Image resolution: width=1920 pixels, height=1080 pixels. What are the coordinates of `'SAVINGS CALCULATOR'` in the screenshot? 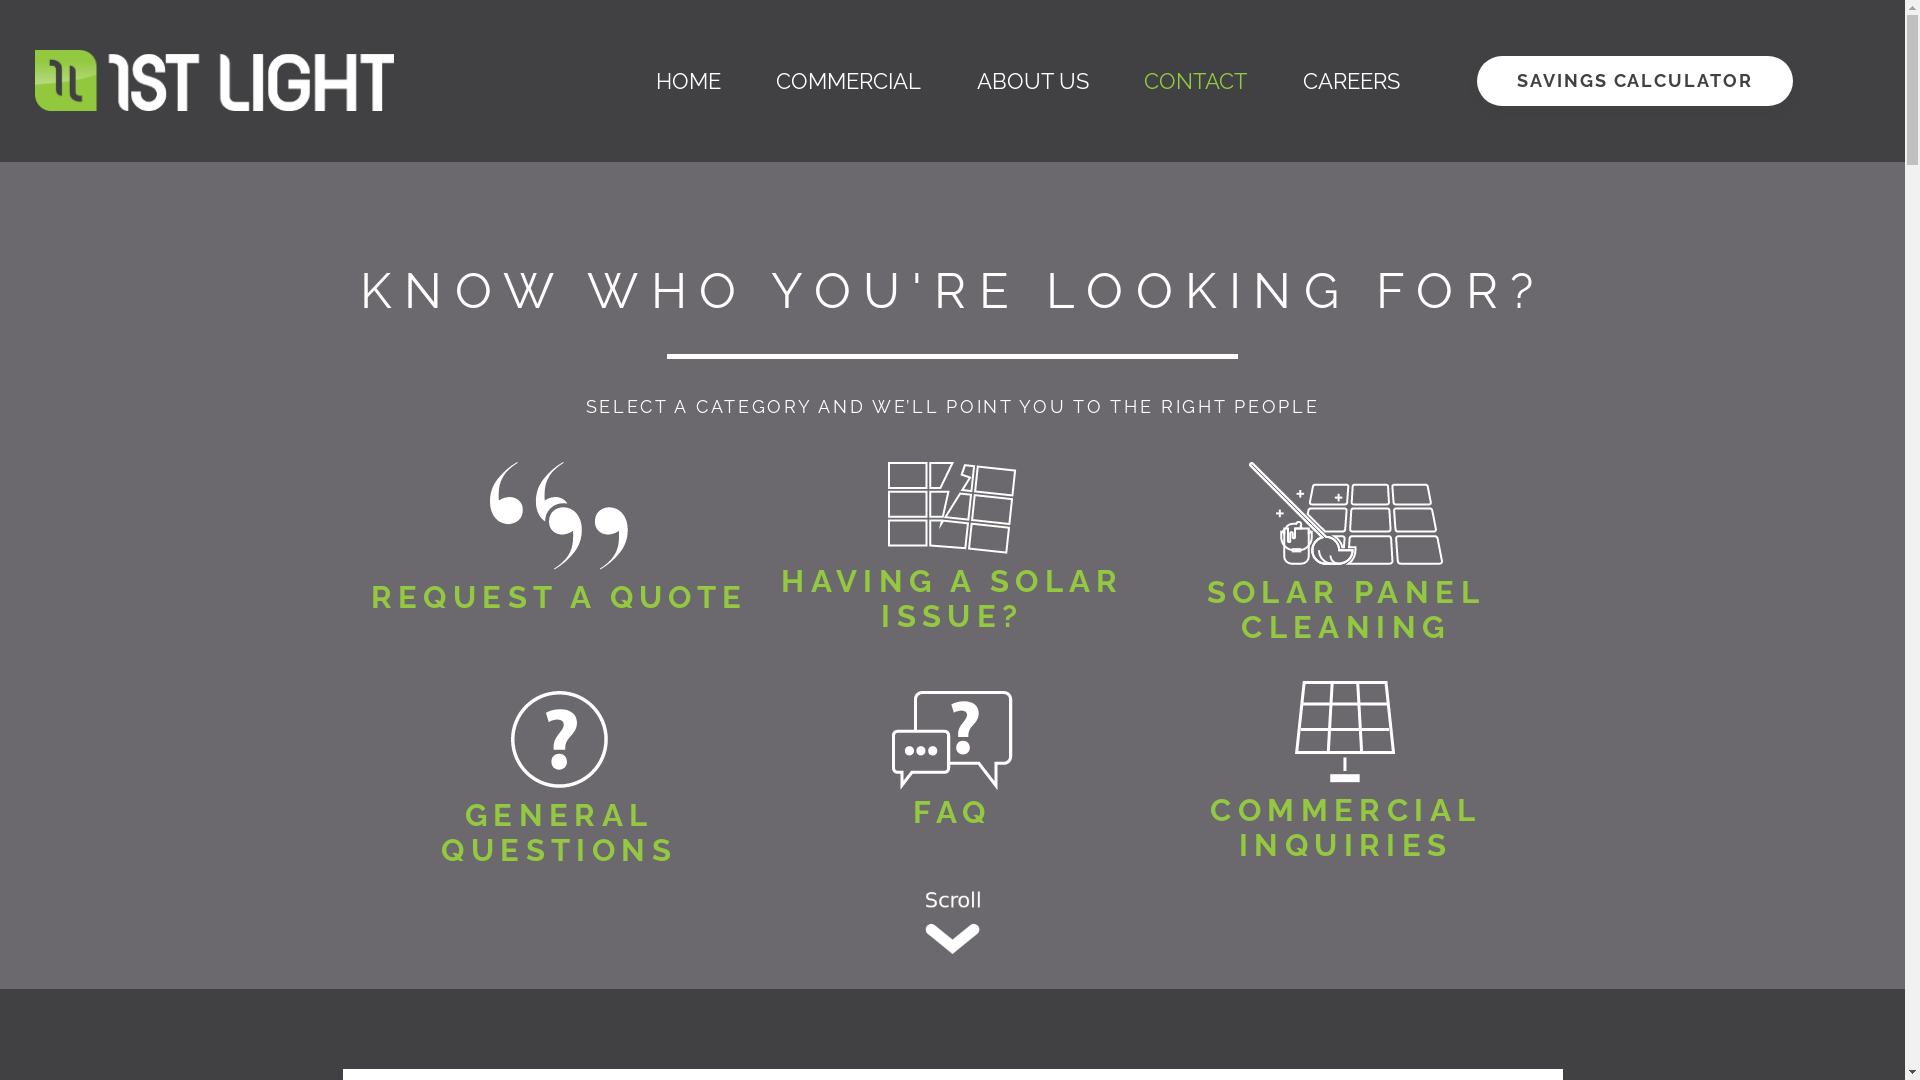 It's located at (1634, 80).